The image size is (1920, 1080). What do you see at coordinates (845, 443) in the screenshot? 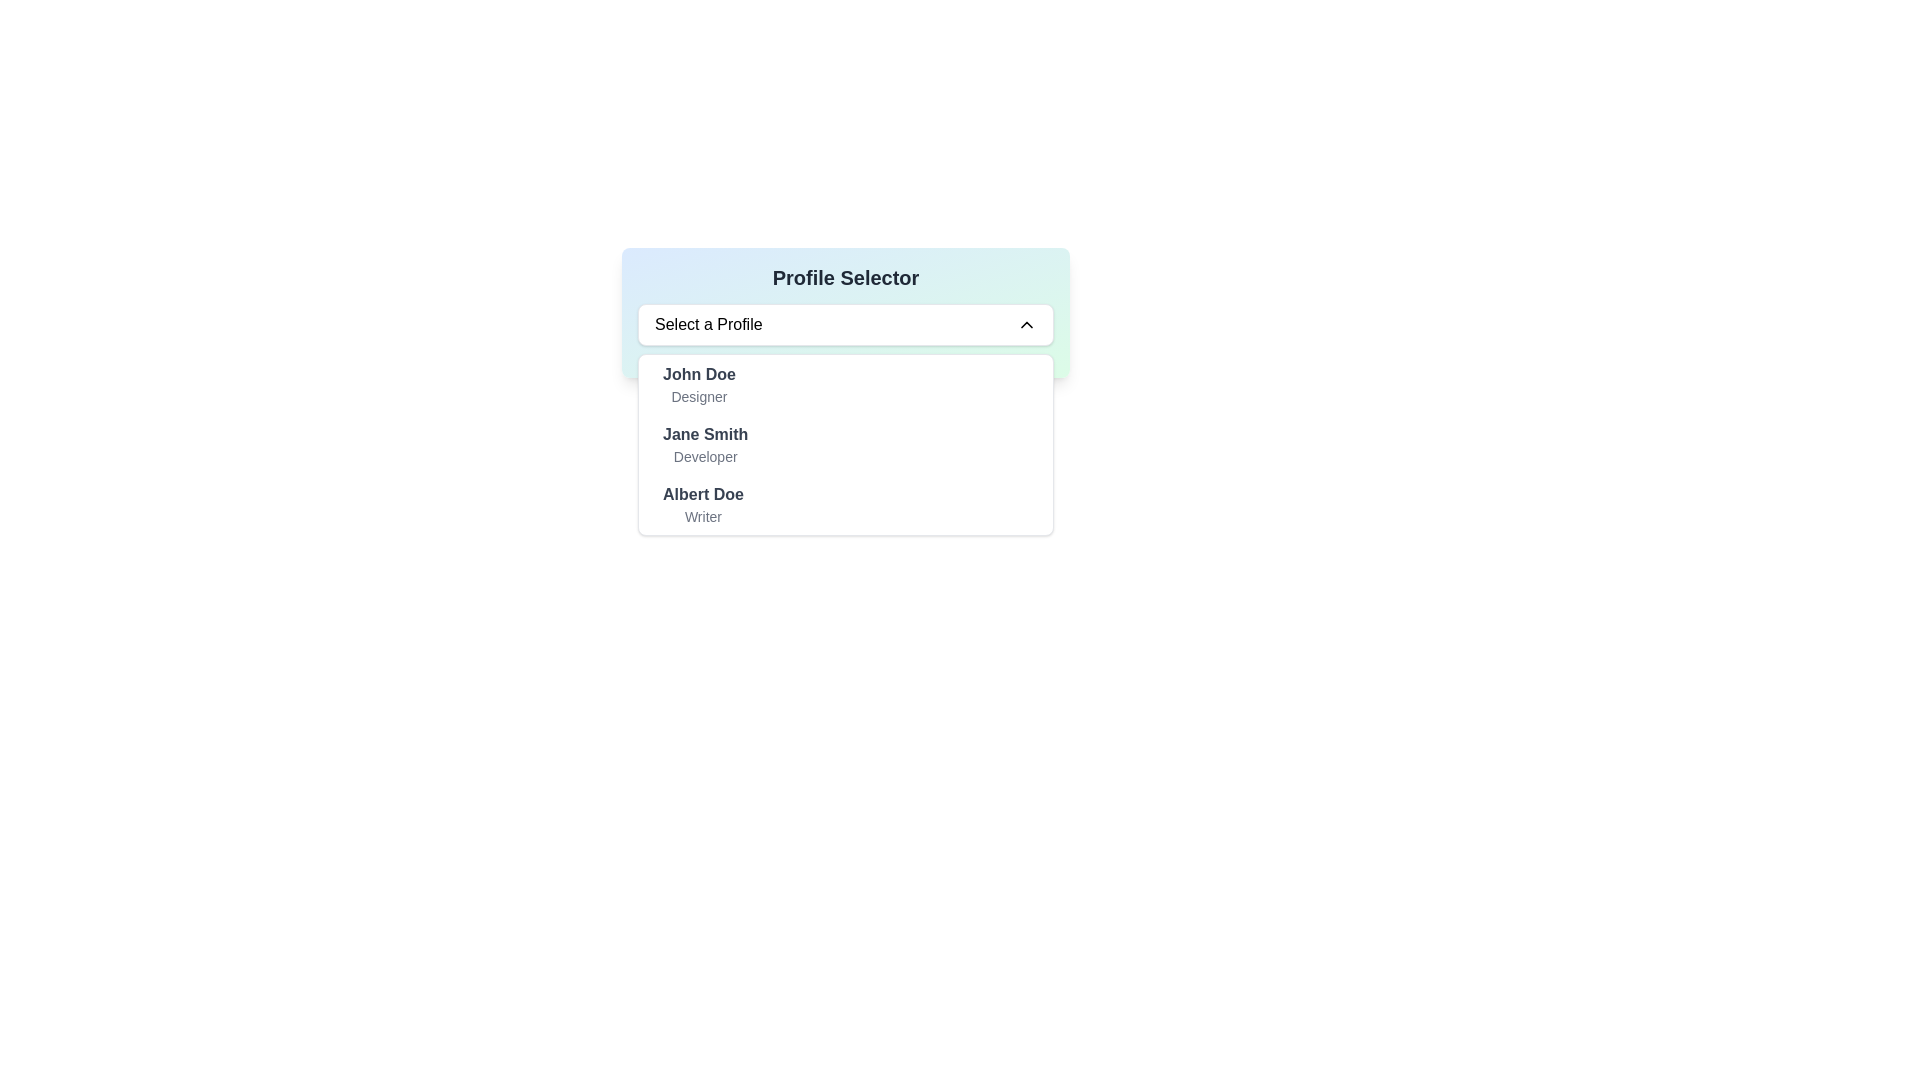
I see `the selectable profile option 'Jane Smith', labeled as 'Developer', within the dropdown menu using keyboard arrows` at bounding box center [845, 443].